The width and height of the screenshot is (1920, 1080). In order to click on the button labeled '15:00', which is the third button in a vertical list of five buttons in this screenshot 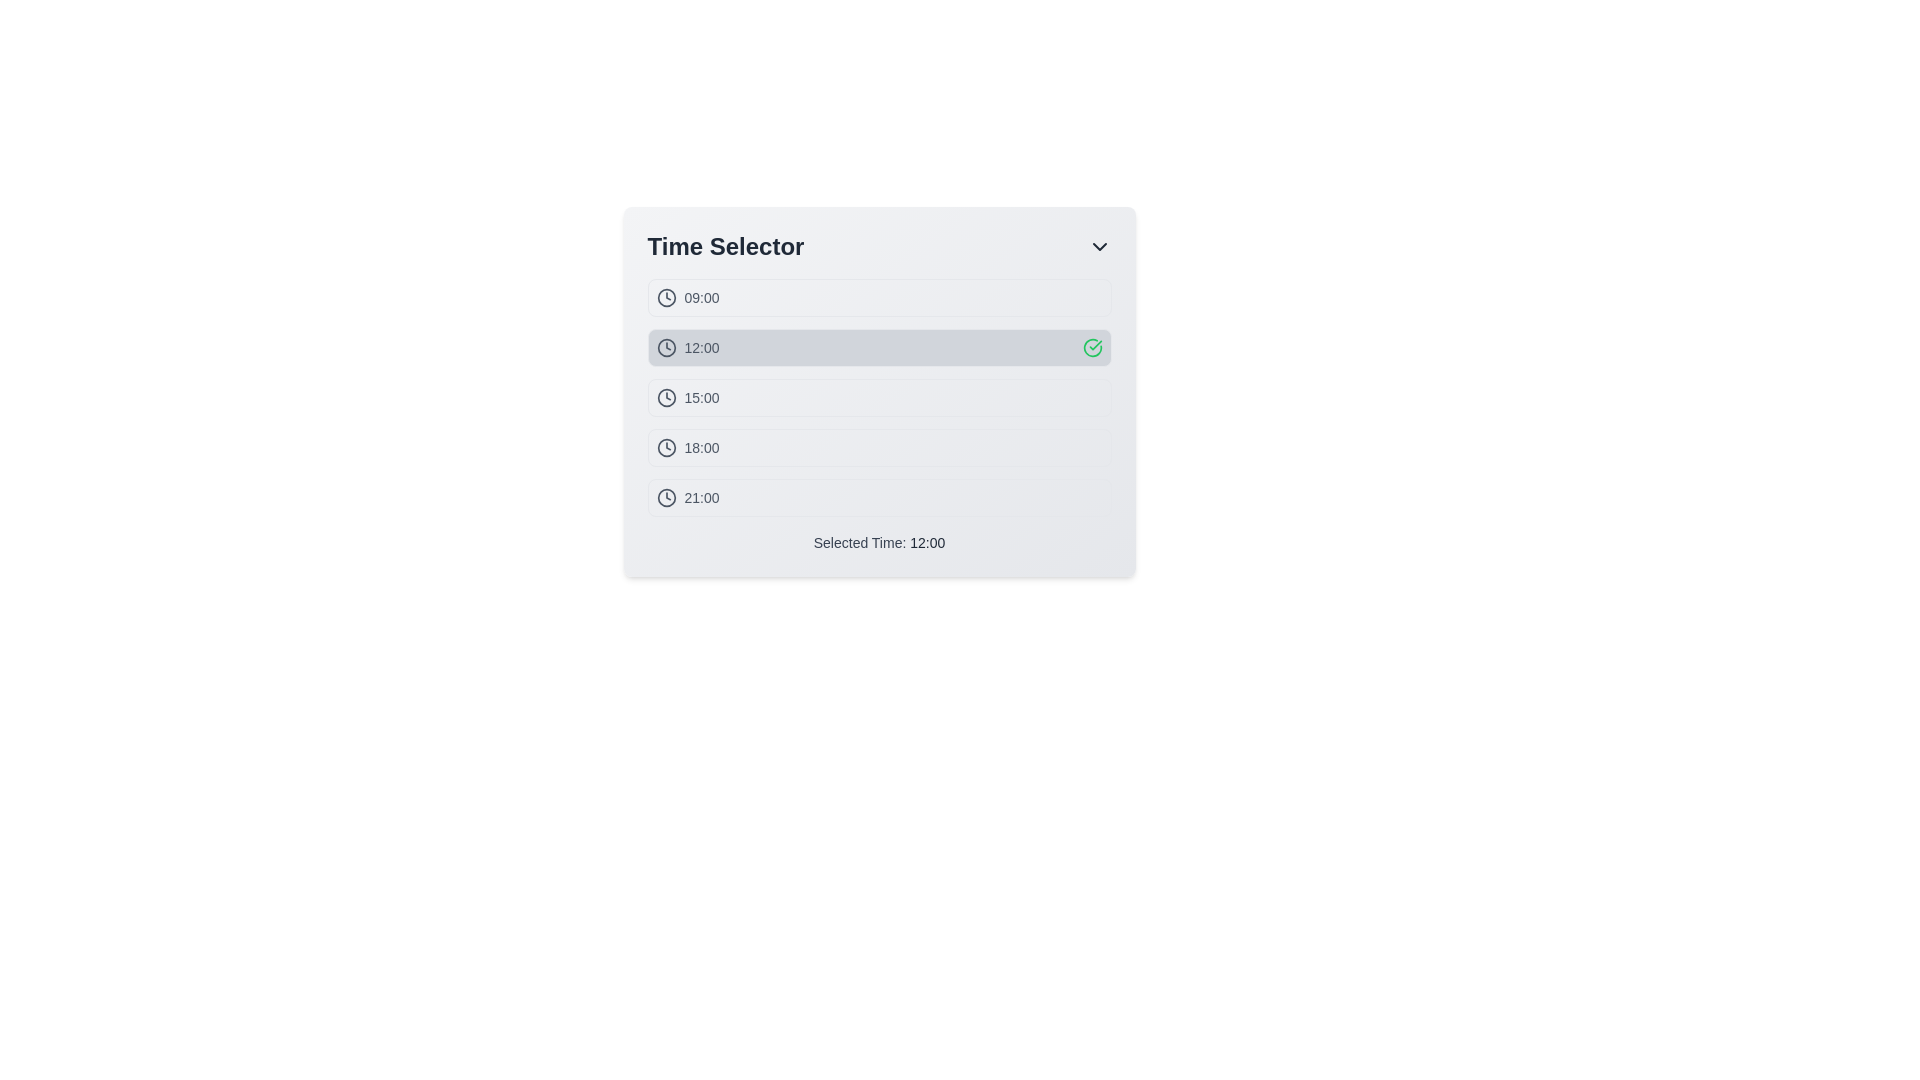, I will do `click(879, 397)`.